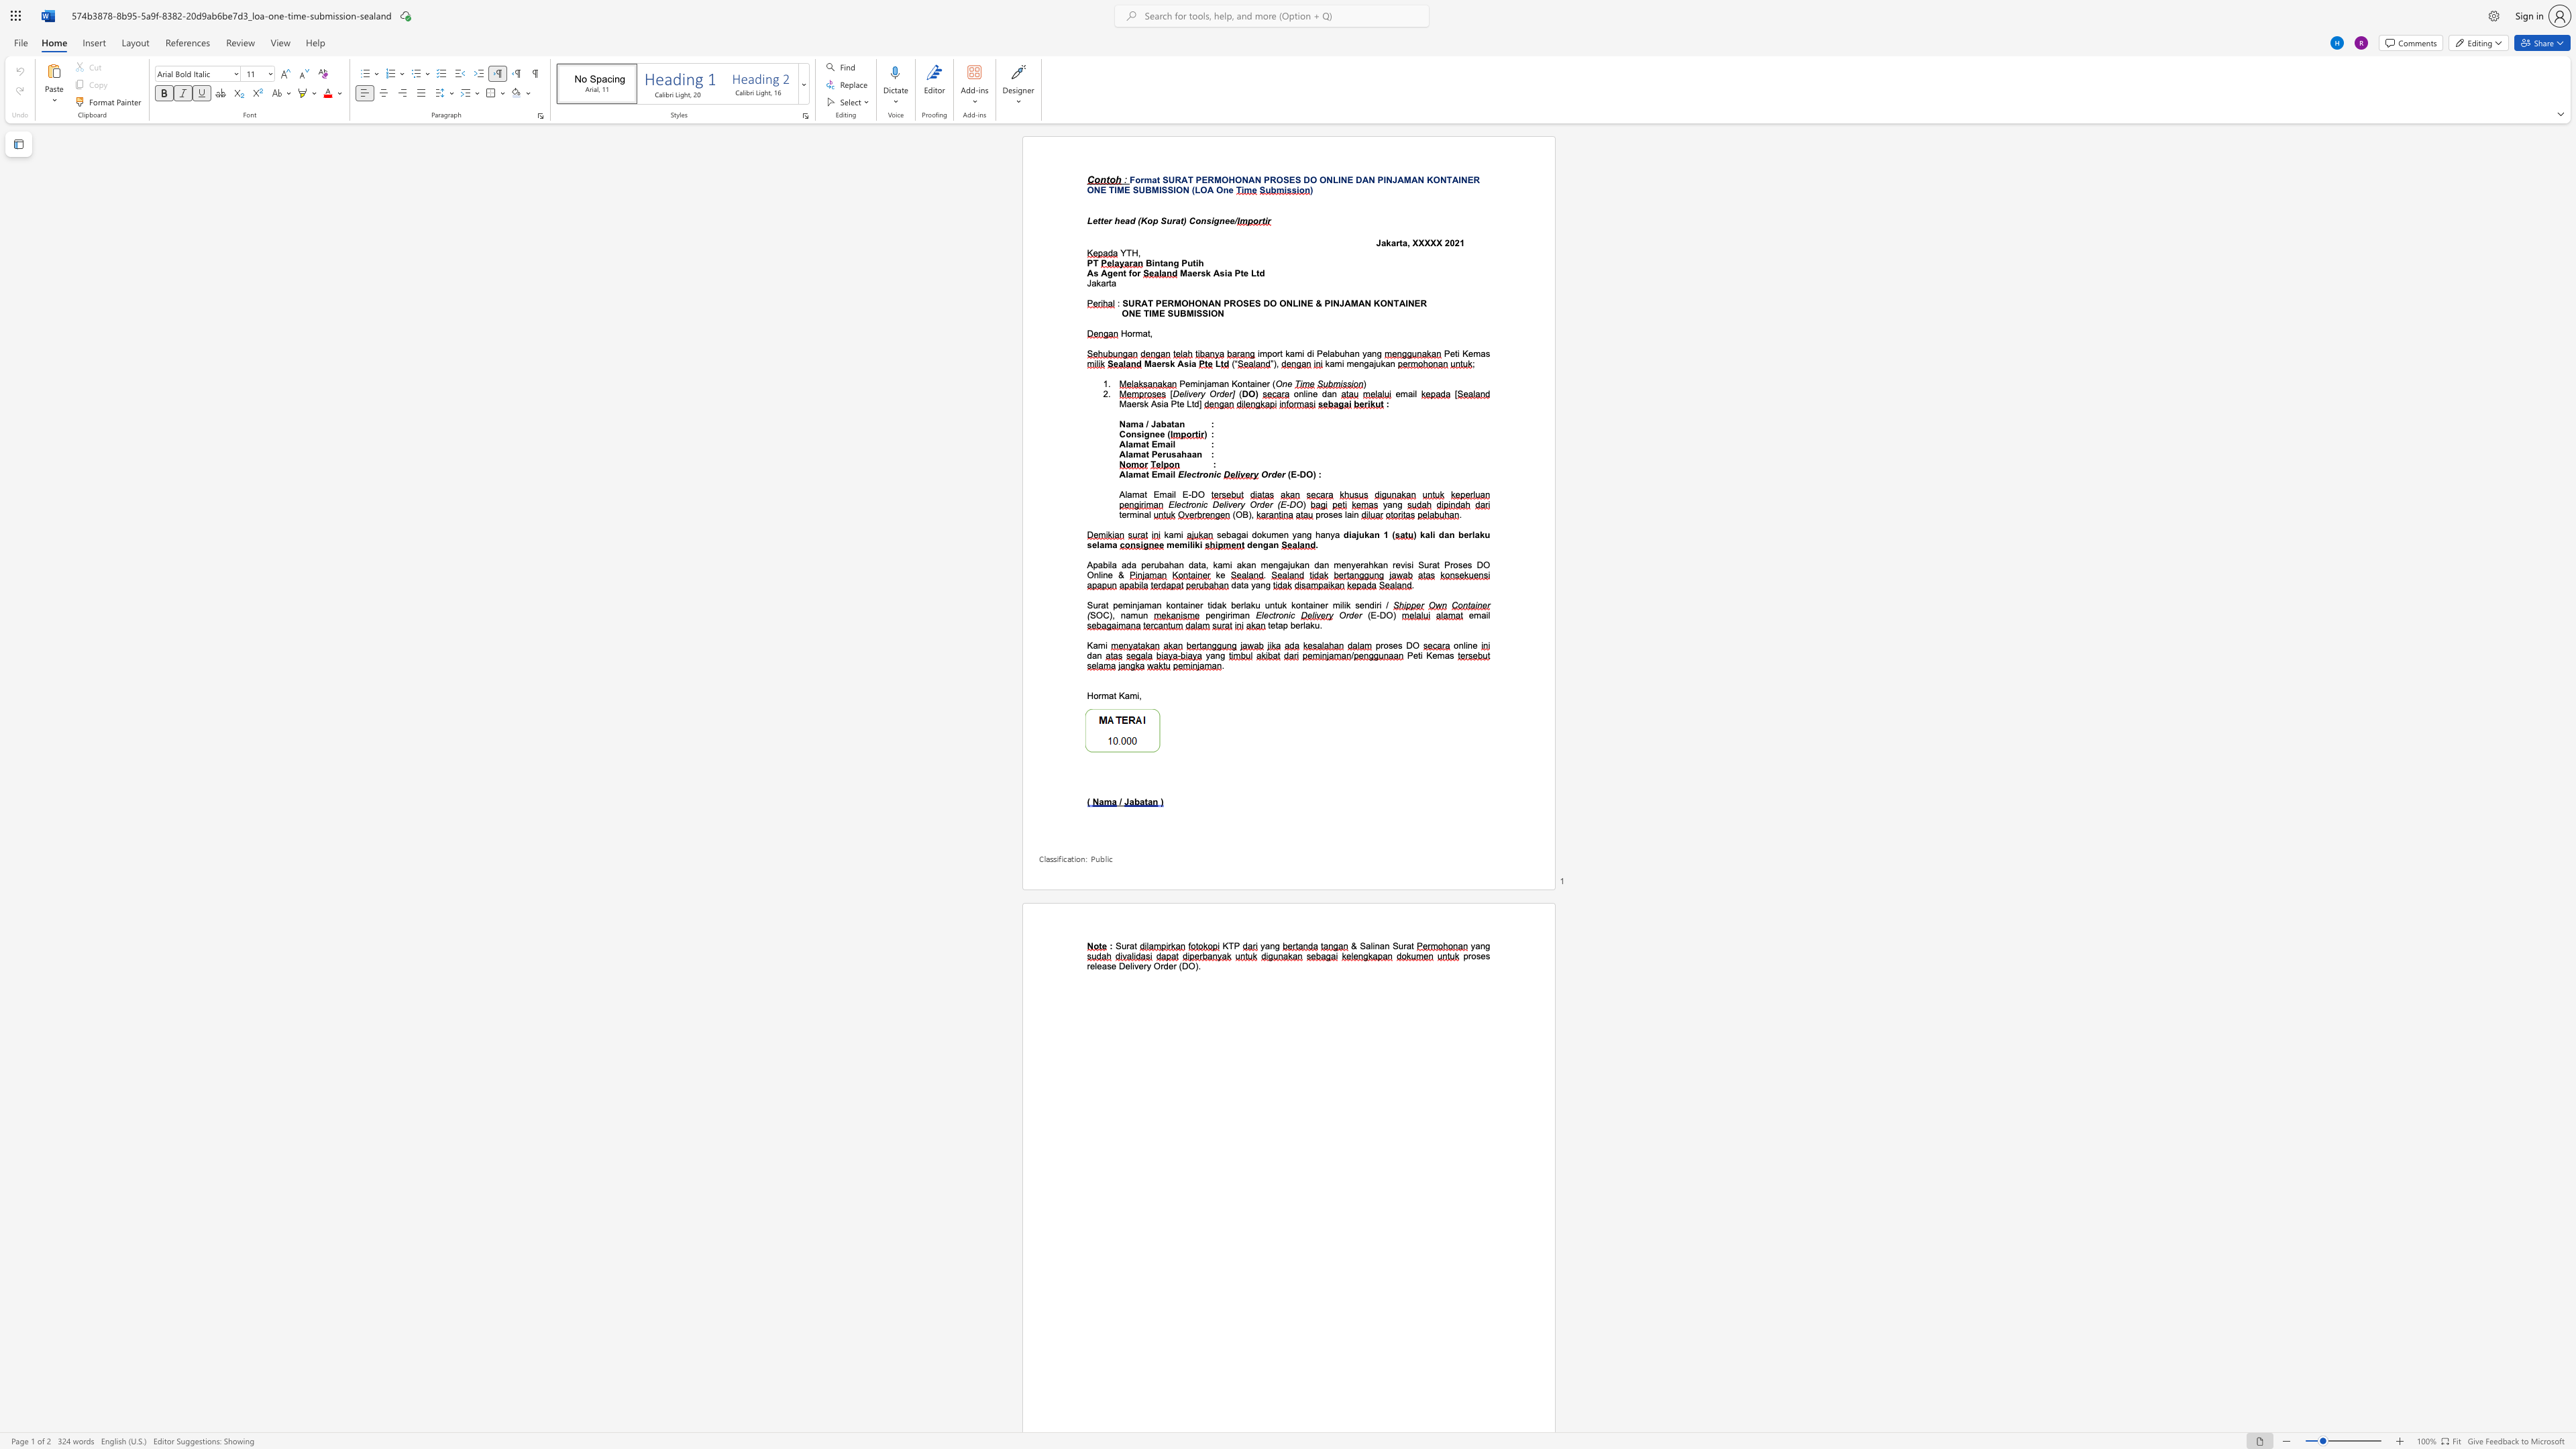 Image resolution: width=2576 pixels, height=1449 pixels. Describe the element at coordinates (1200, 604) in the screenshot. I see `the subset text "r tidak berl" within the text "Surat peminjaman kontainer tidak berlaku untuk kontainer milik sendiri /"` at that location.